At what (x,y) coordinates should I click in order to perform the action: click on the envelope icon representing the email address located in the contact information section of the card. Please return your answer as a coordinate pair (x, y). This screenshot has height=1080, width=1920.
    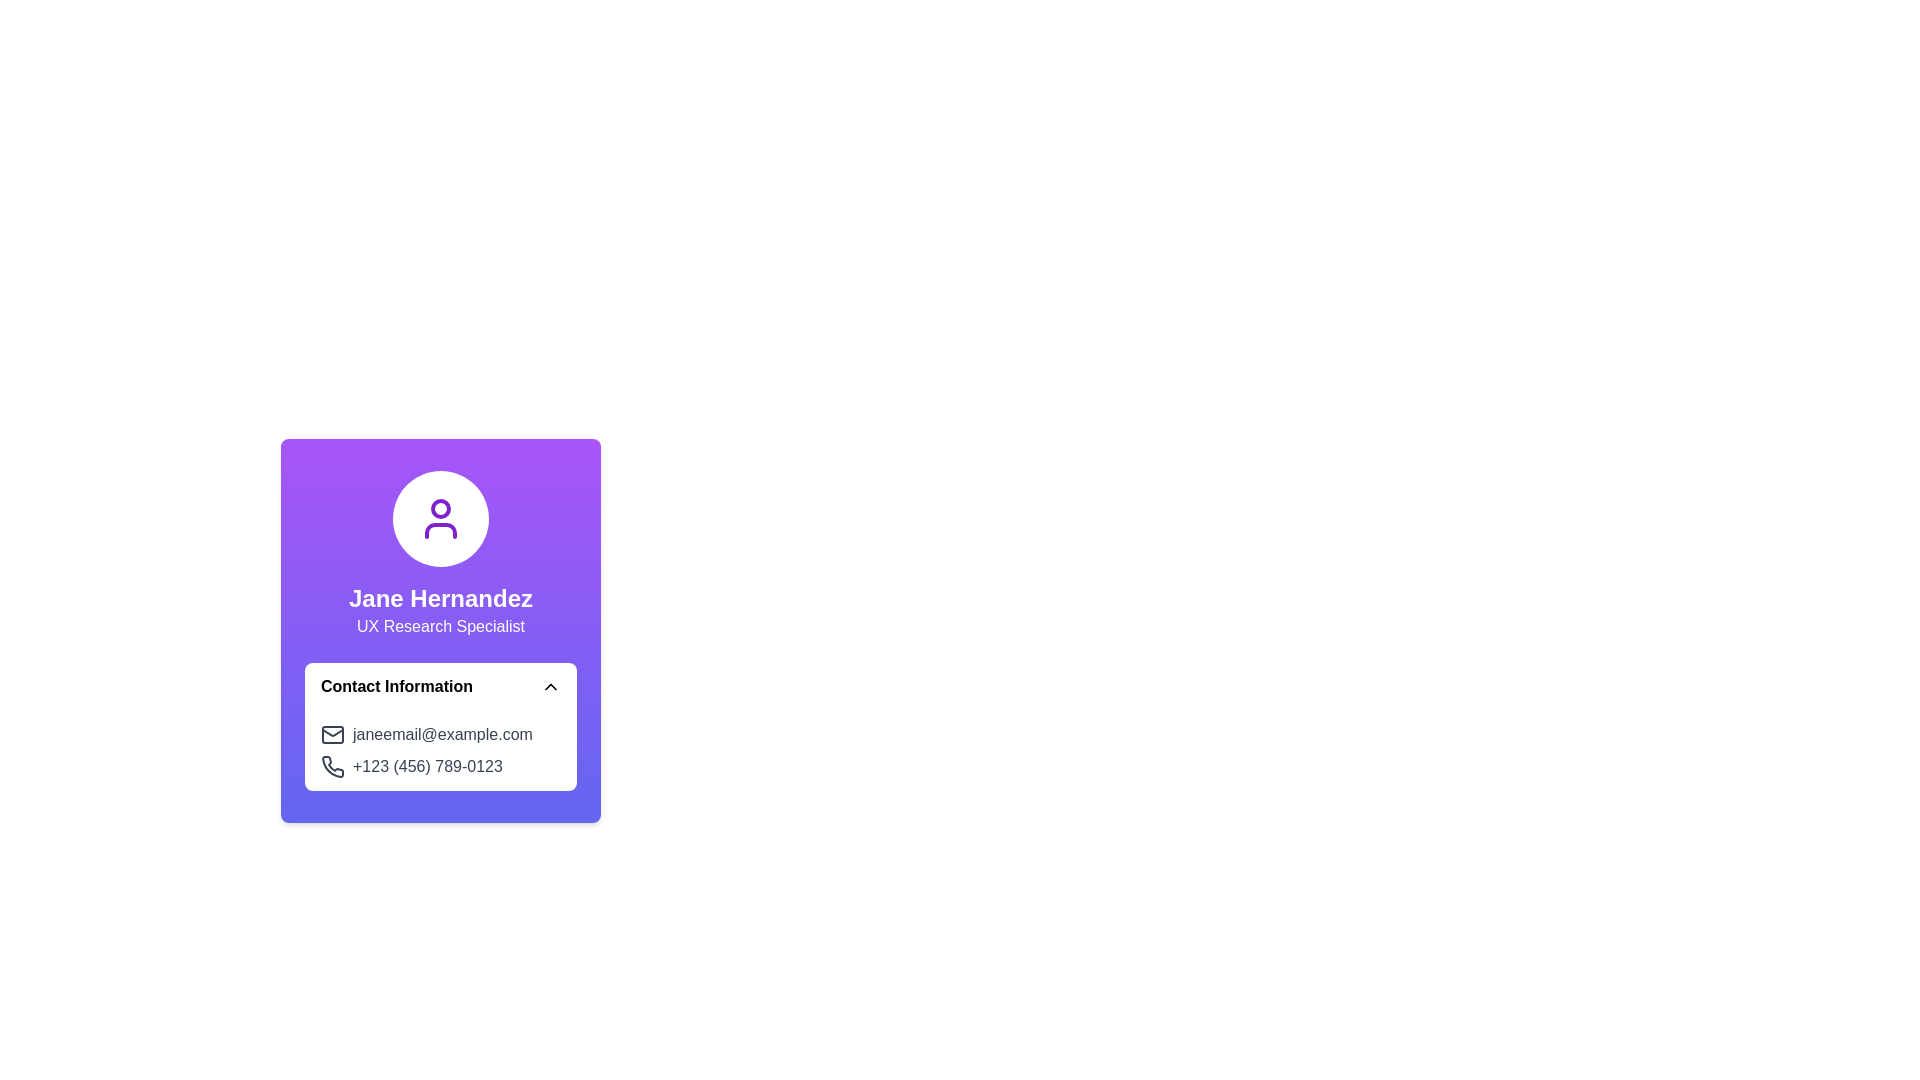
    Looking at the image, I should click on (332, 735).